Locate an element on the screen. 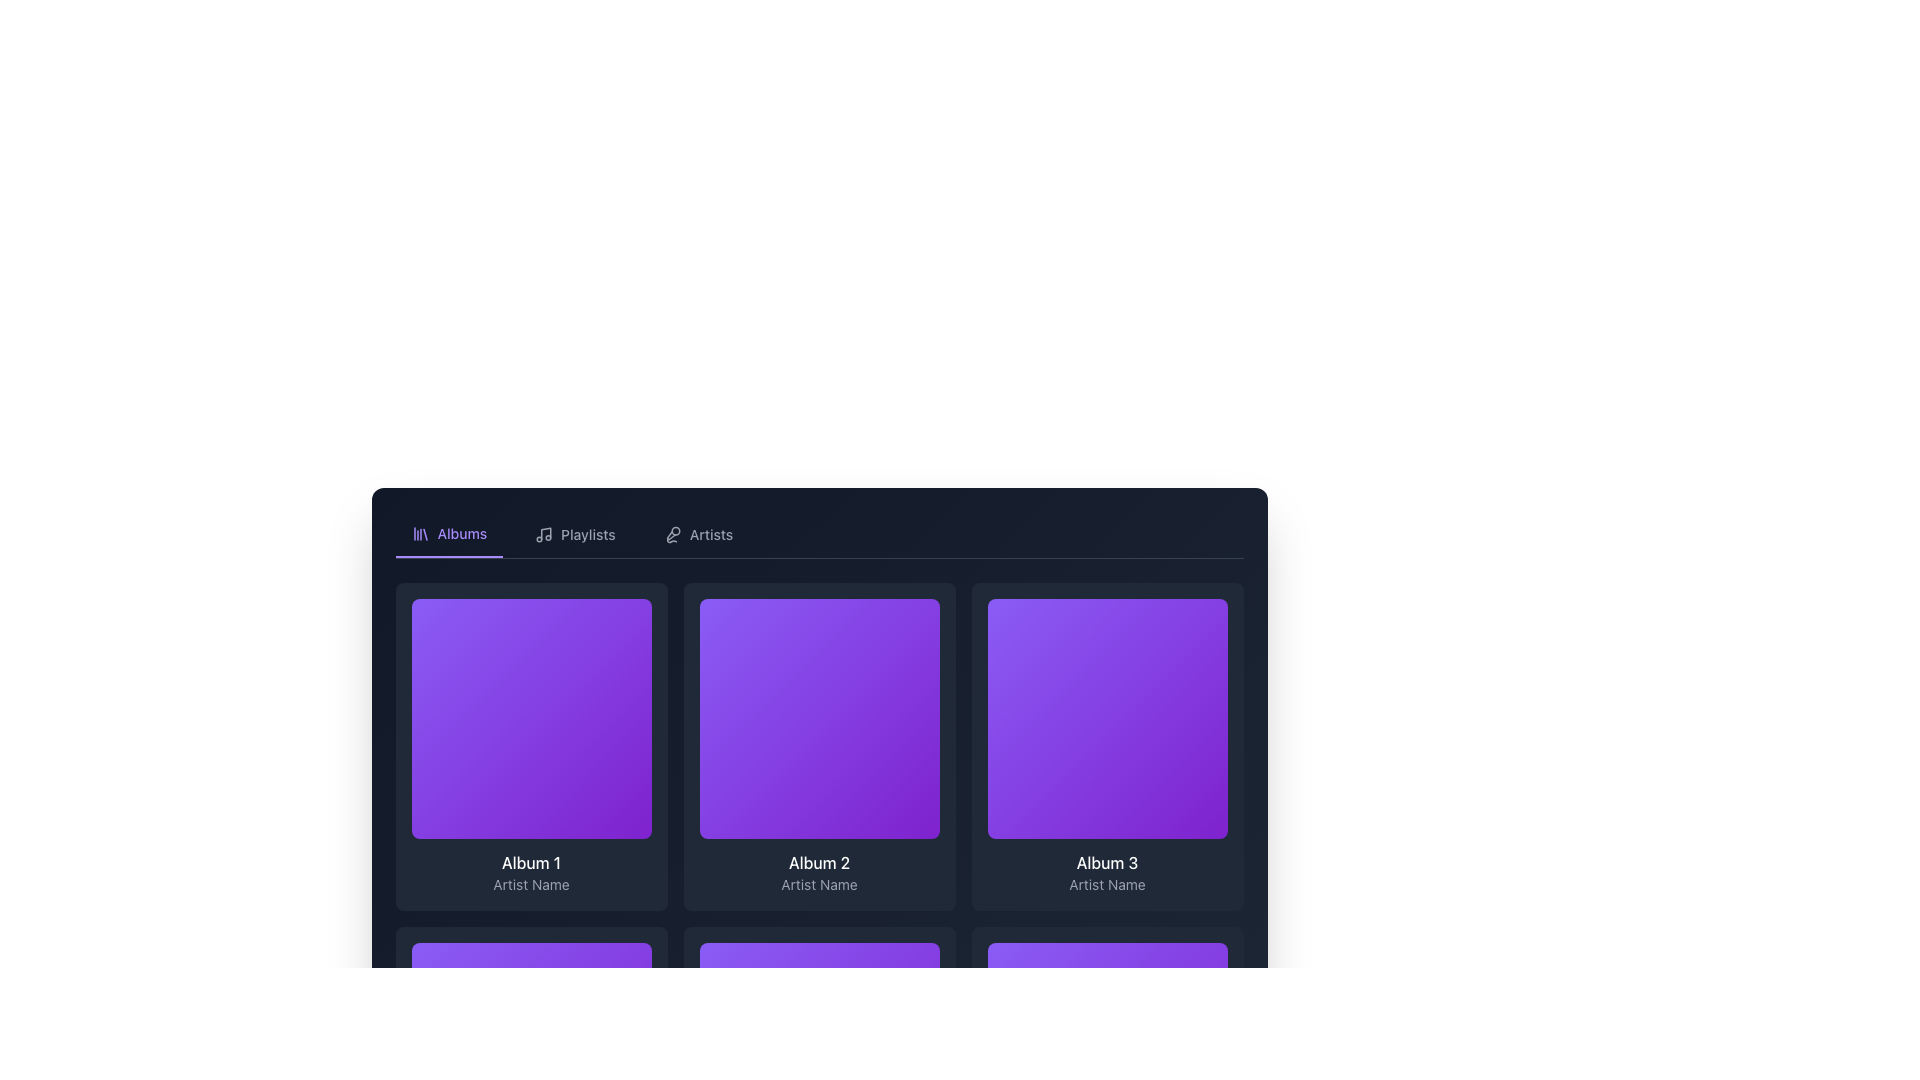 This screenshot has height=1080, width=1920. the 'Albums' tab in the navigation bar, which is styled with violet text and marked with a highlighted underline is located at coordinates (448, 534).